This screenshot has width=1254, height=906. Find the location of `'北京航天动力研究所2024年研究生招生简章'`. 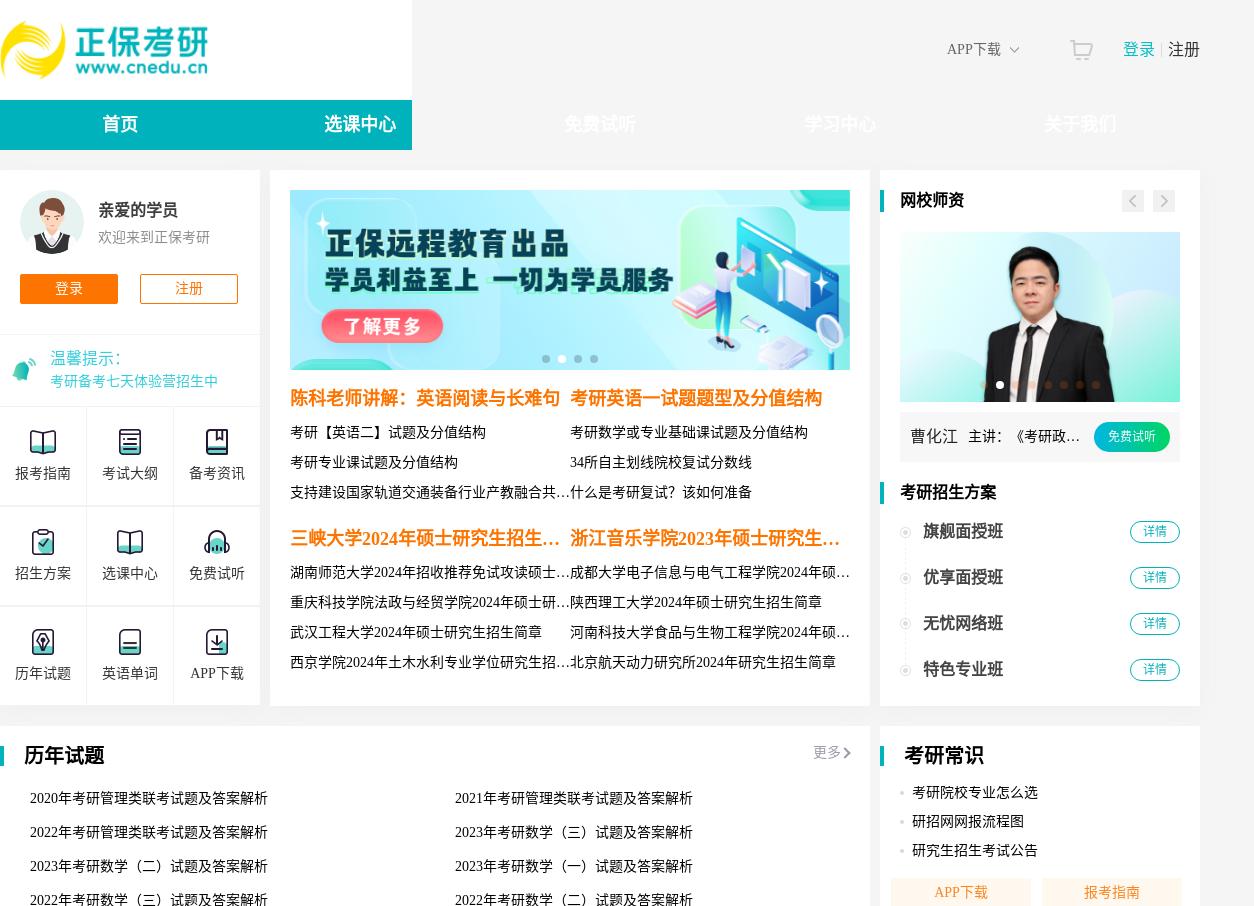

'北京航天动力研究所2024年研究生招生简章' is located at coordinates (702, 661).